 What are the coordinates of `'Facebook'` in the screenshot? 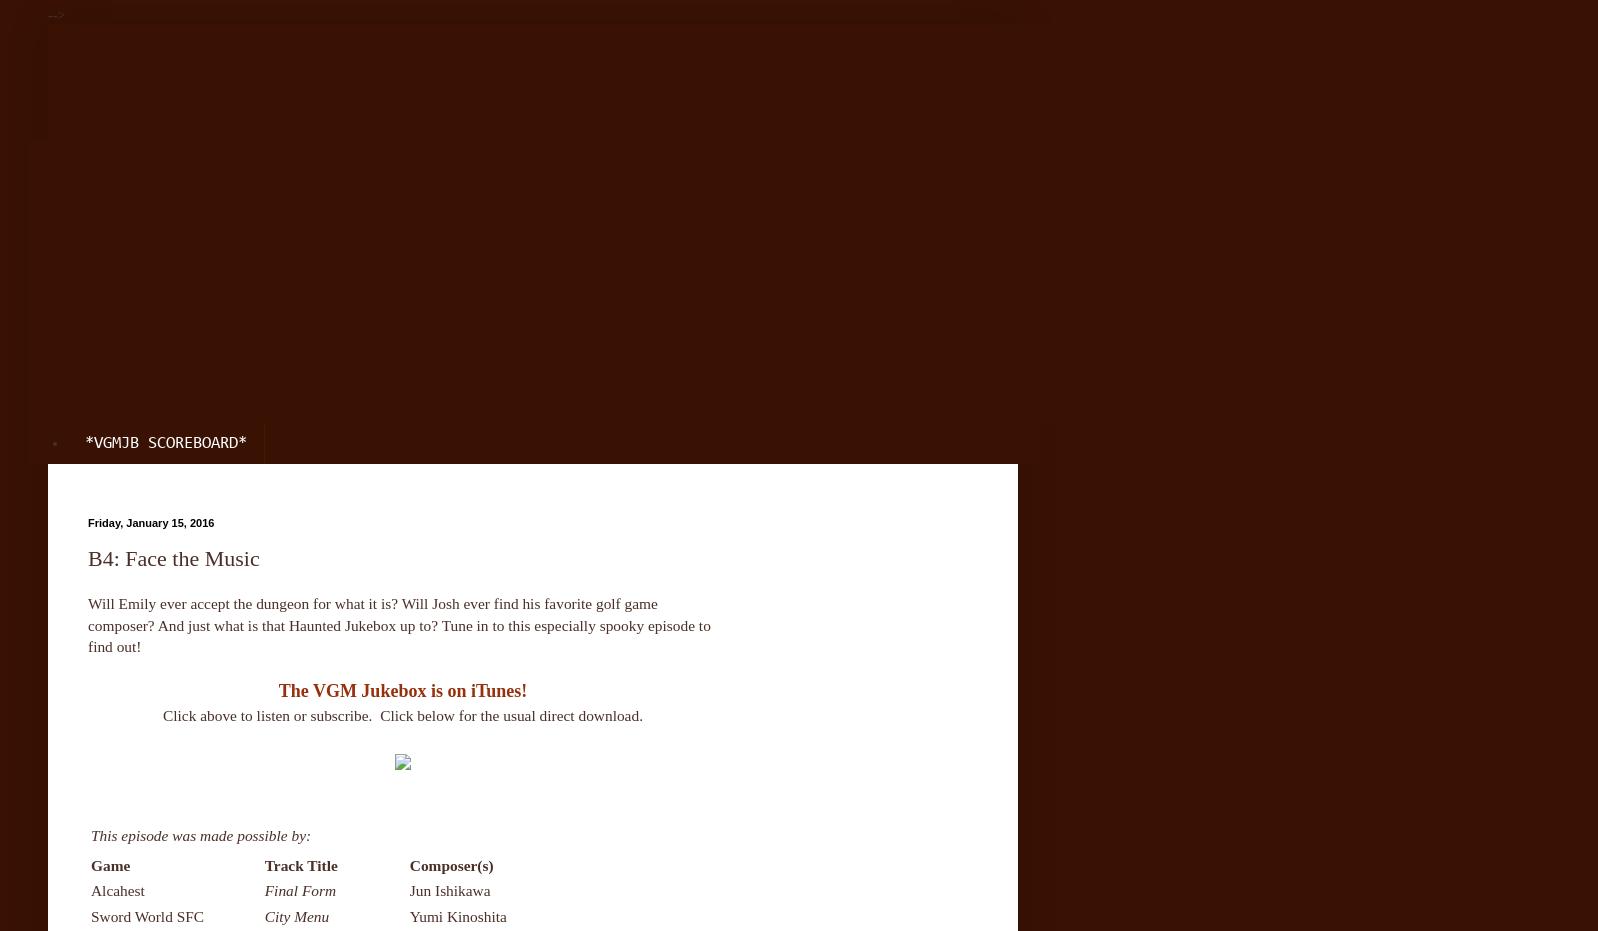 It's located at (119, 200).